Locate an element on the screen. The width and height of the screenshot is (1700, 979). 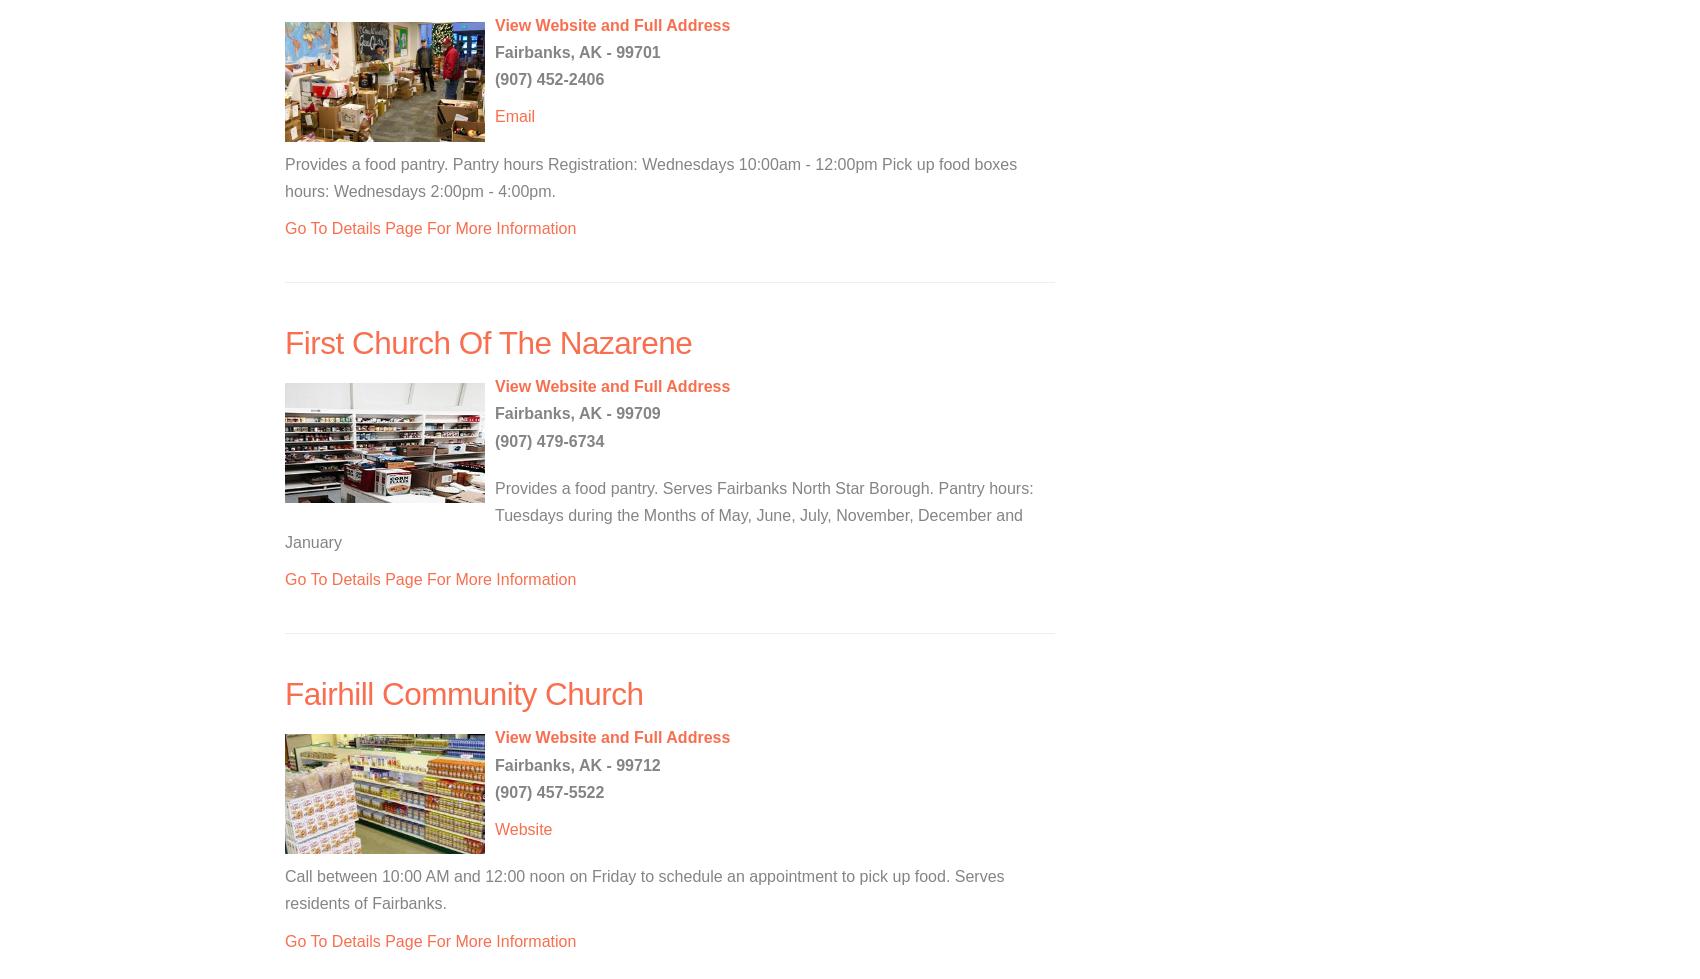
'(907) 457-5522' is located at coordinates (548, 790).